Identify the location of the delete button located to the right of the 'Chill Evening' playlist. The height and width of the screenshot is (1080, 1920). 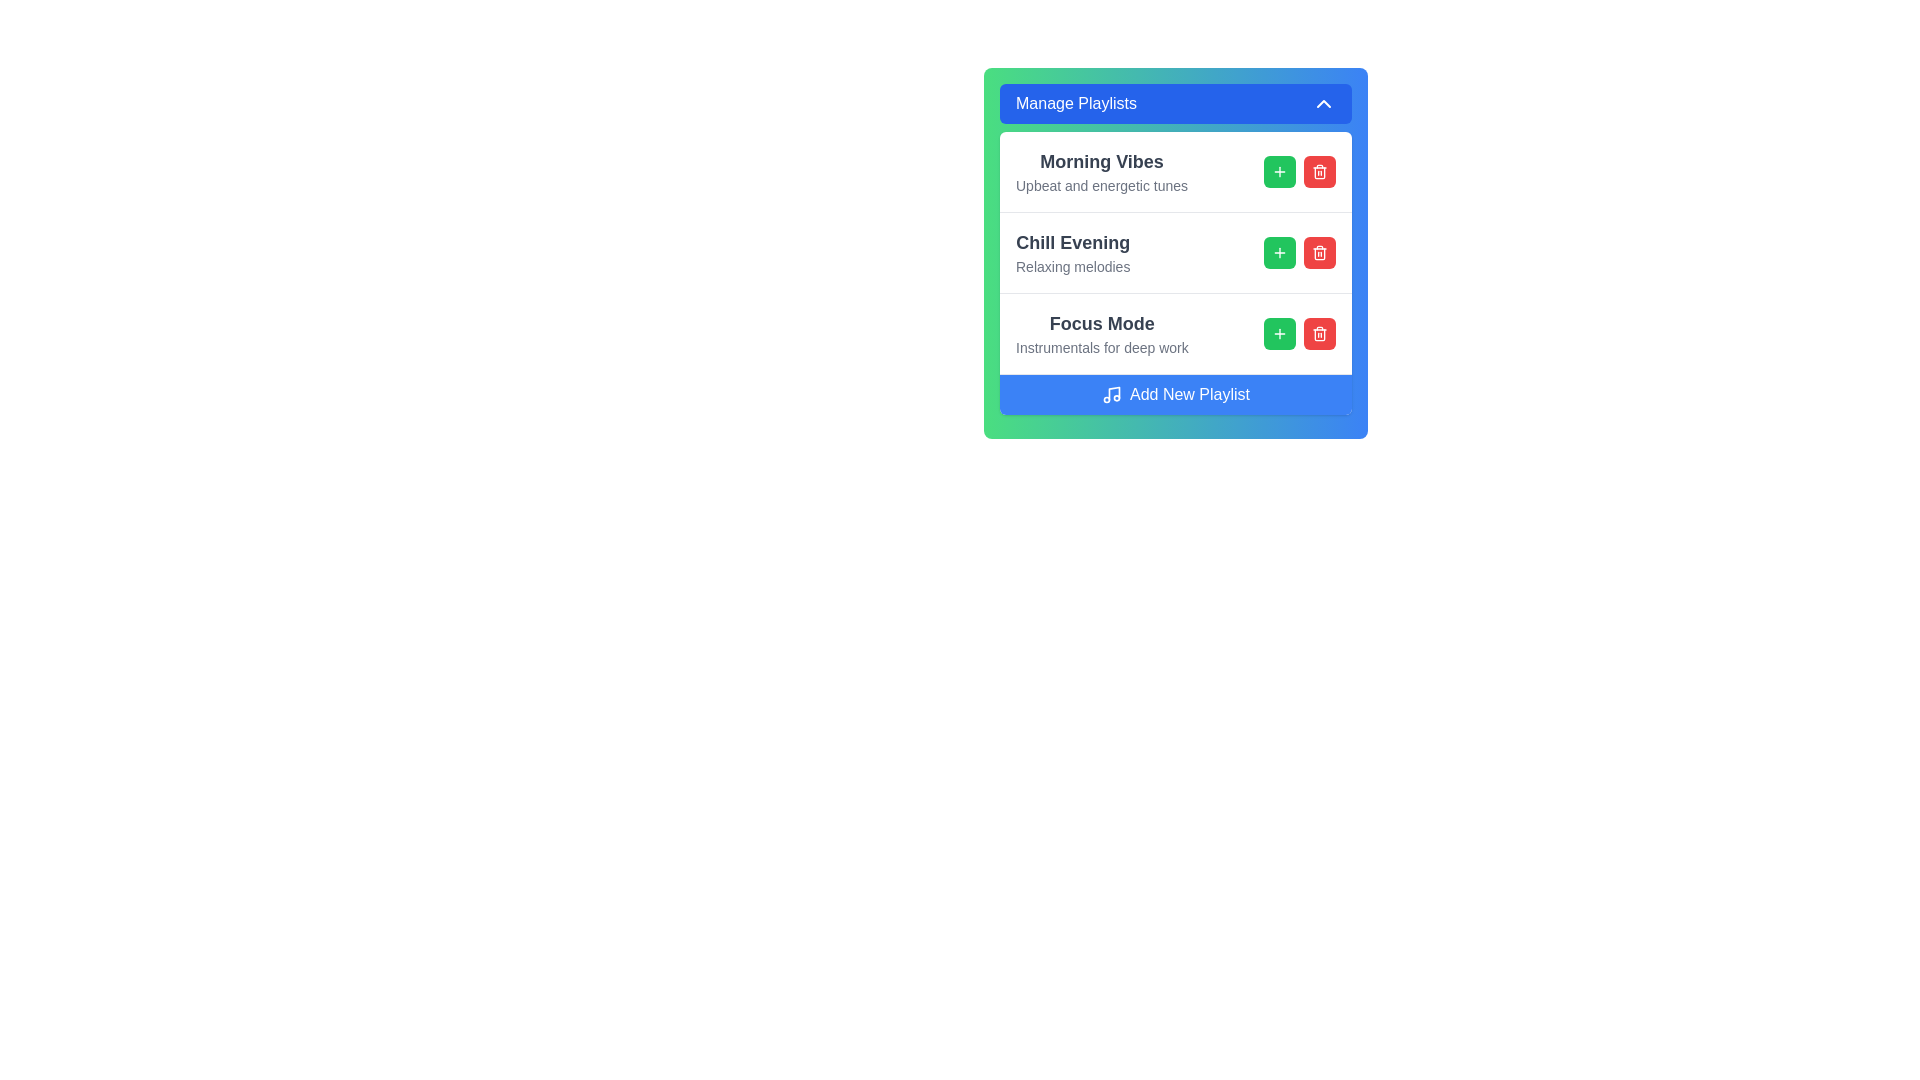
(1320, 252).